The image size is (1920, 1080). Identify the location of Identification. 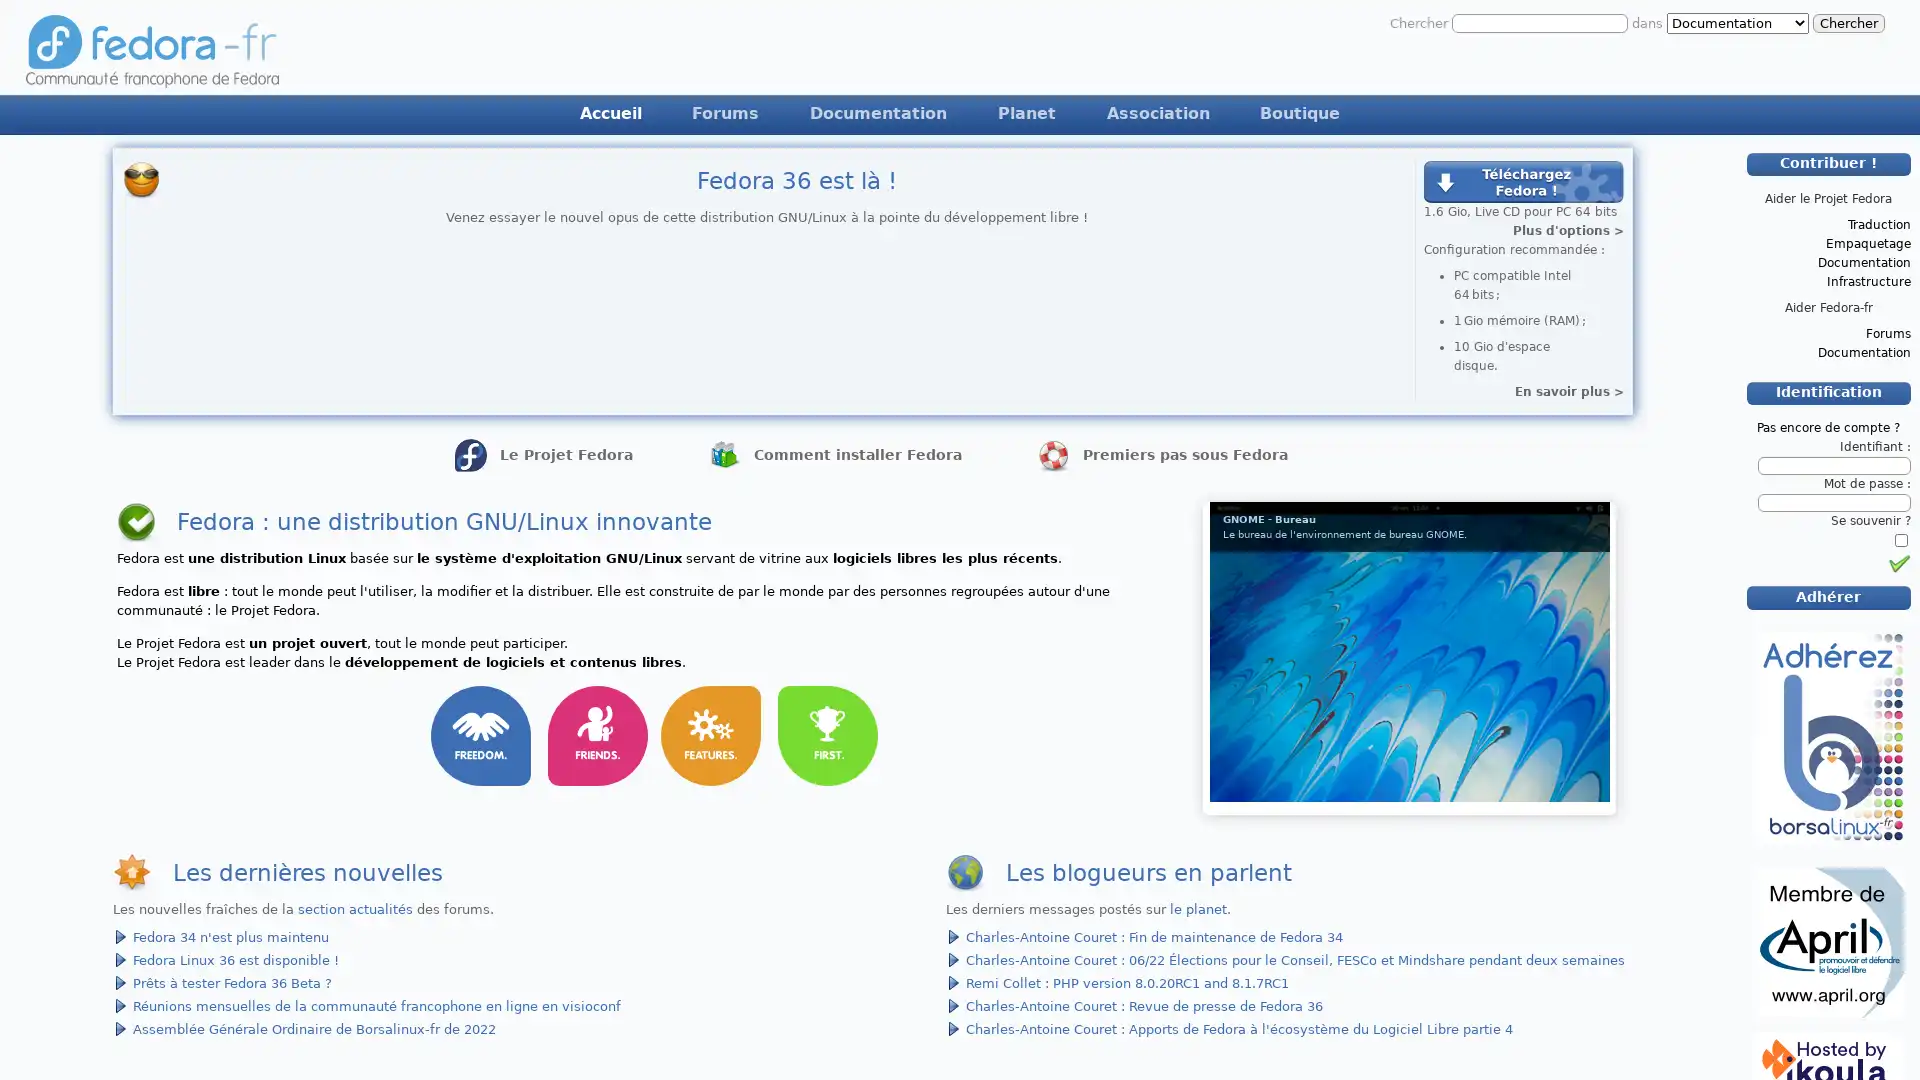
(1896, 563).